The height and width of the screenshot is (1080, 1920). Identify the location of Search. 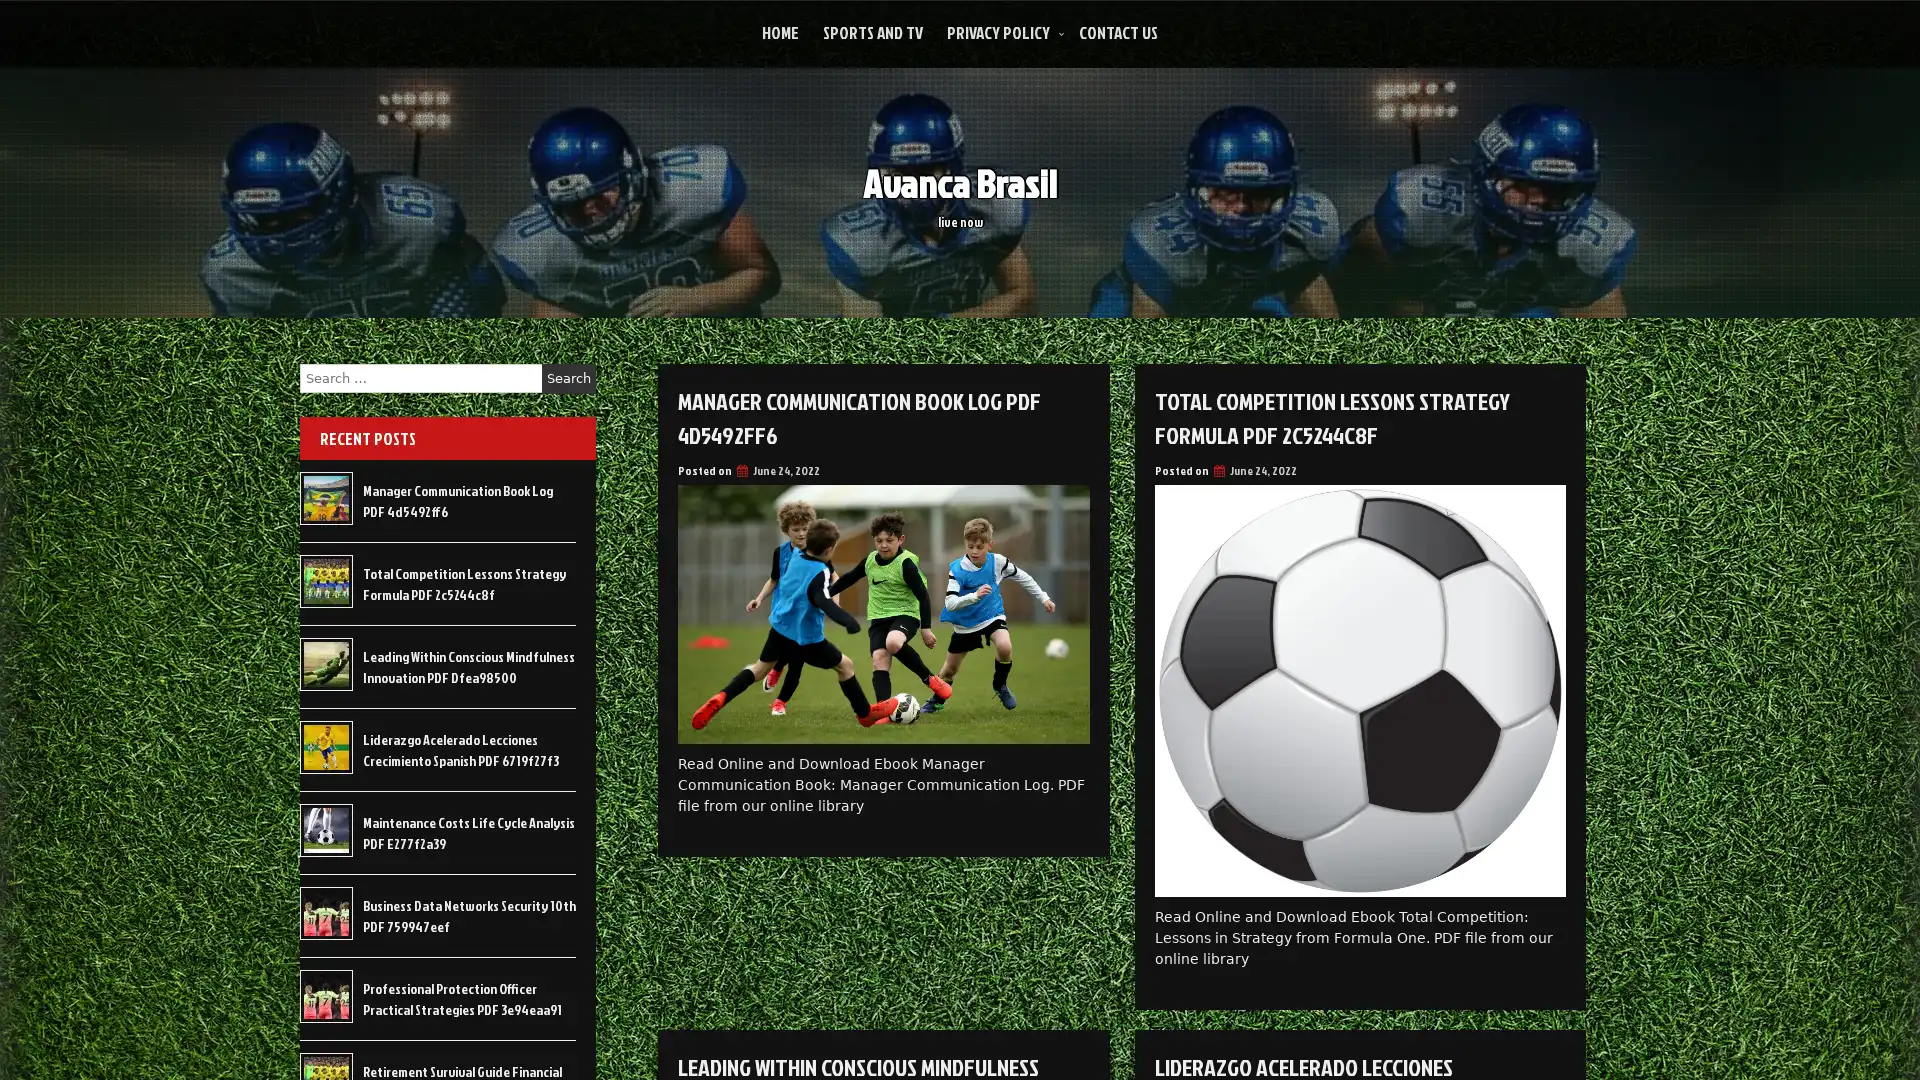
(568, 378).